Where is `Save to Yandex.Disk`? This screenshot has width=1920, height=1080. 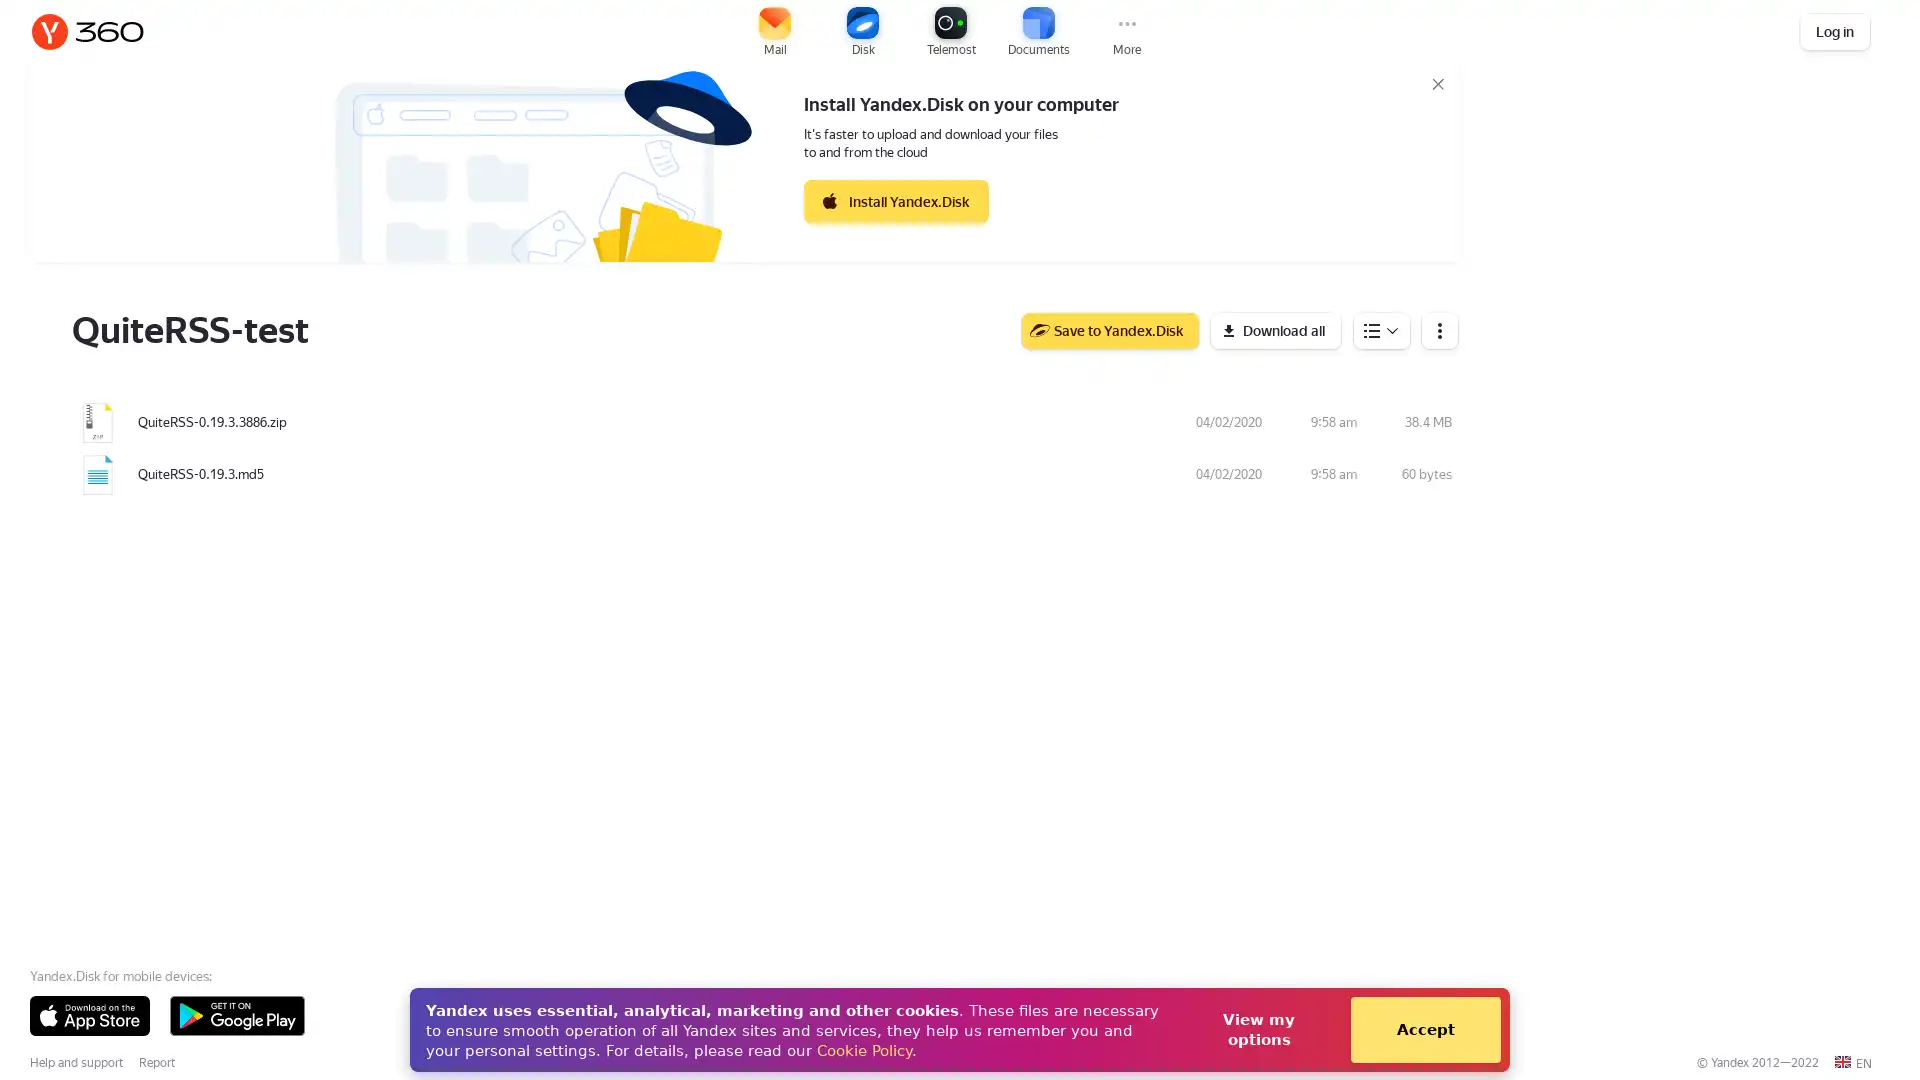 Save to Yandex.Disk is located at coordinates (1109, 330).